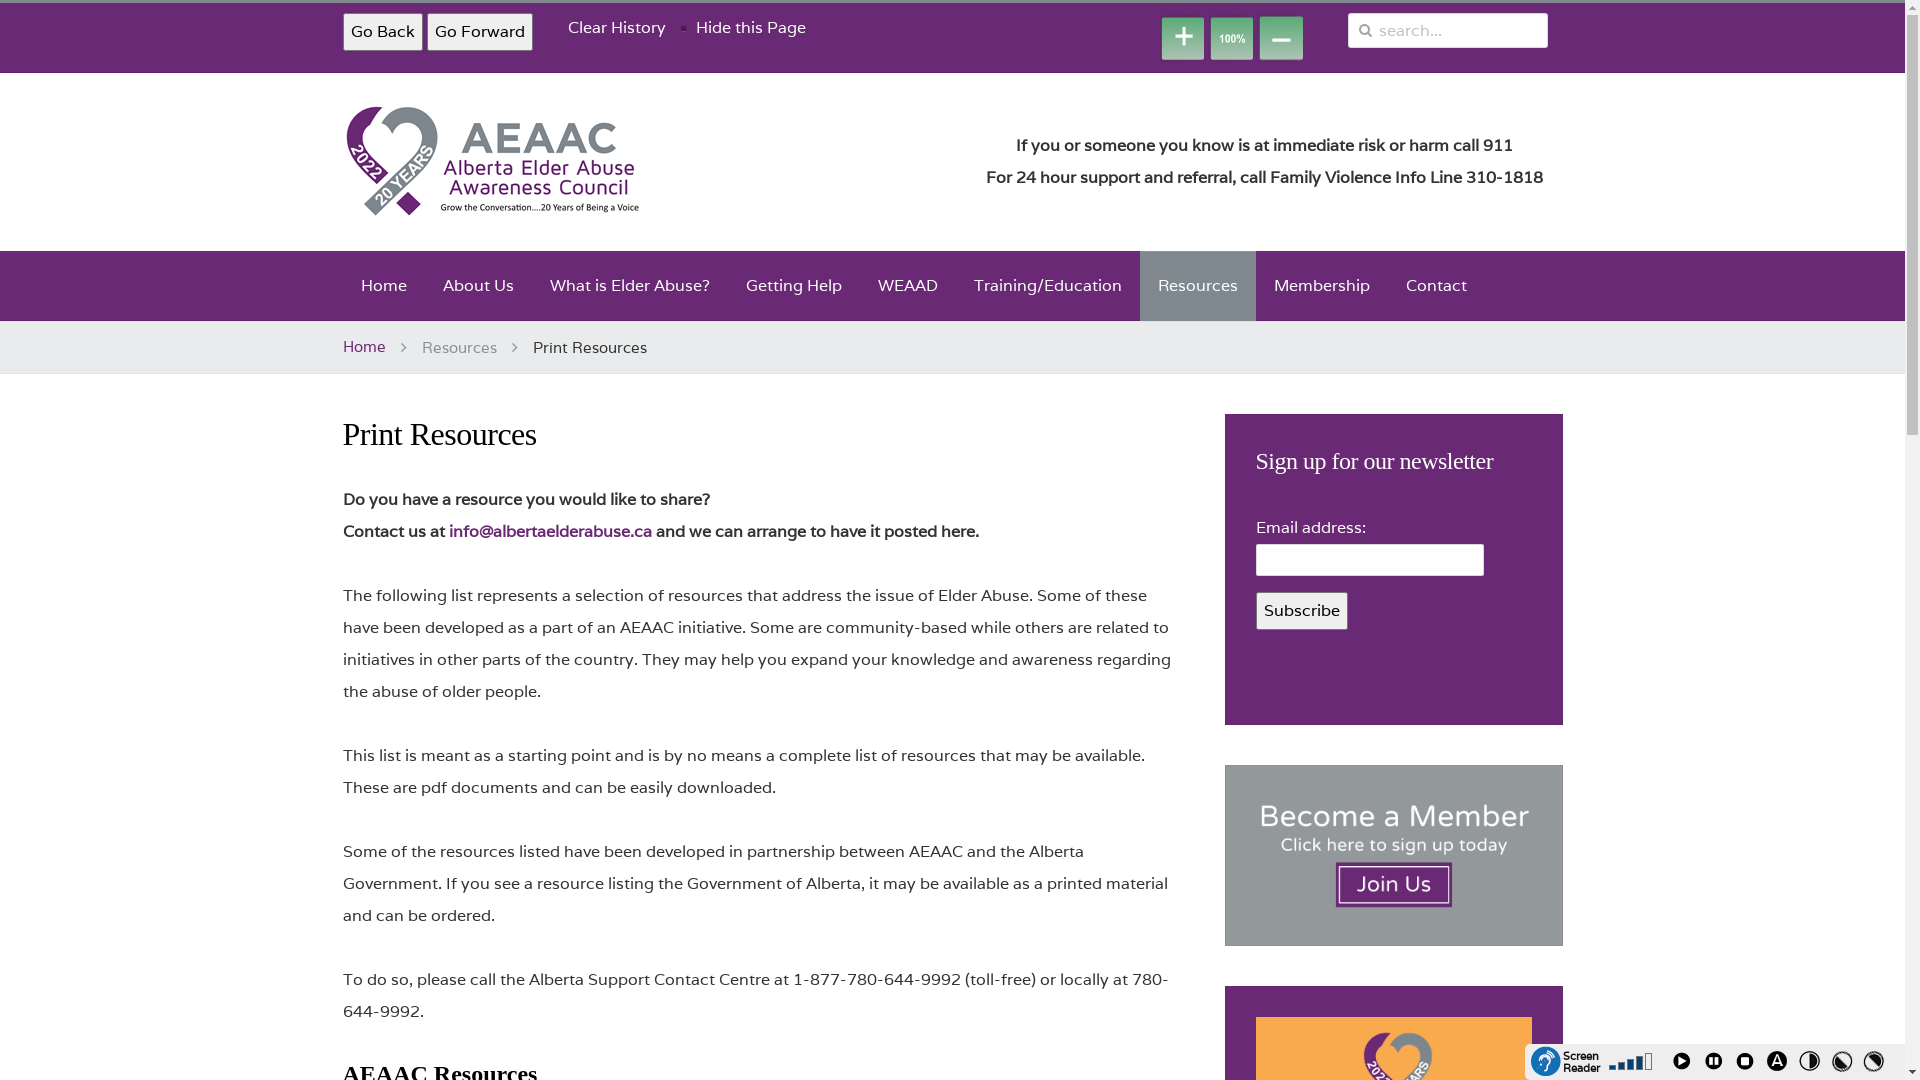 Image resolution: width=1920 pixels, height=1080 pixels. I want to click on 'Getting Help', so click(792, 285).